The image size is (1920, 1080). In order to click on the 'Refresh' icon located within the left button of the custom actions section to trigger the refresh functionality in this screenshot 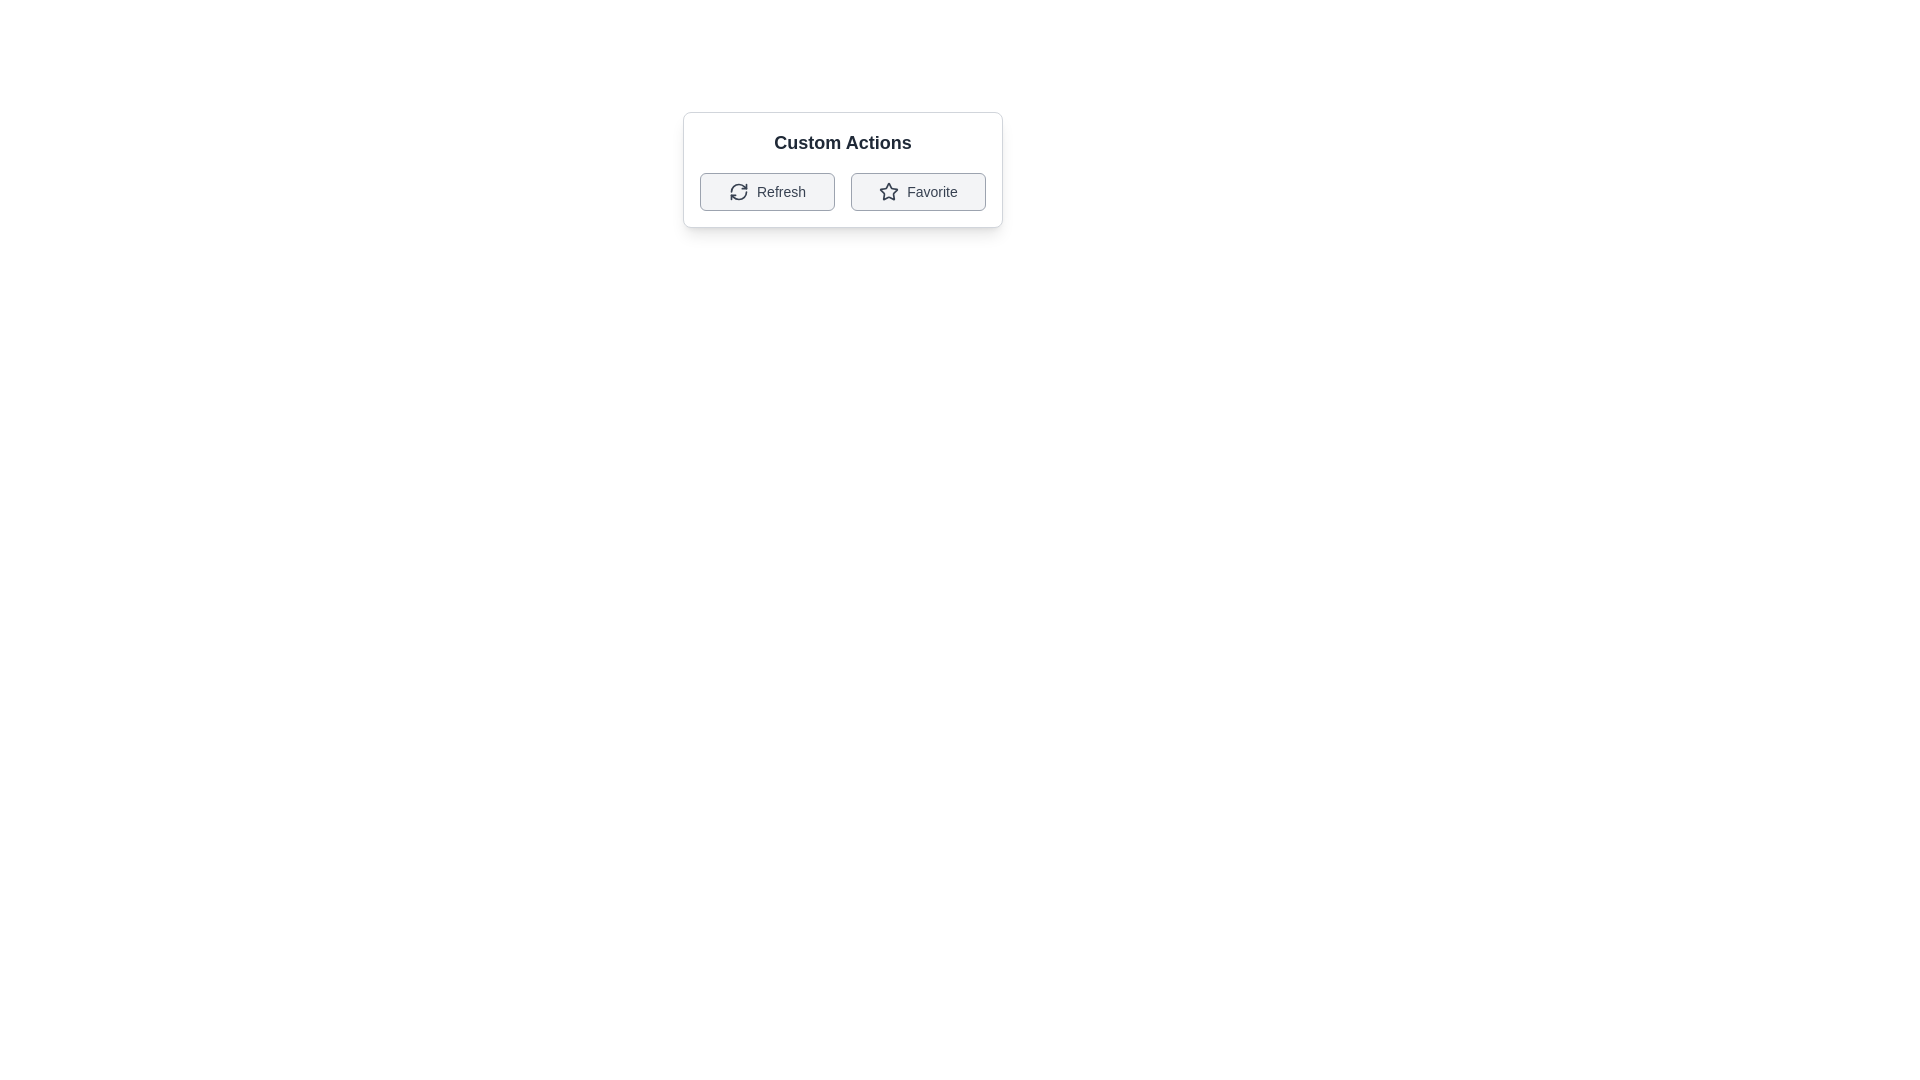, I will do `click(738, 192)`.